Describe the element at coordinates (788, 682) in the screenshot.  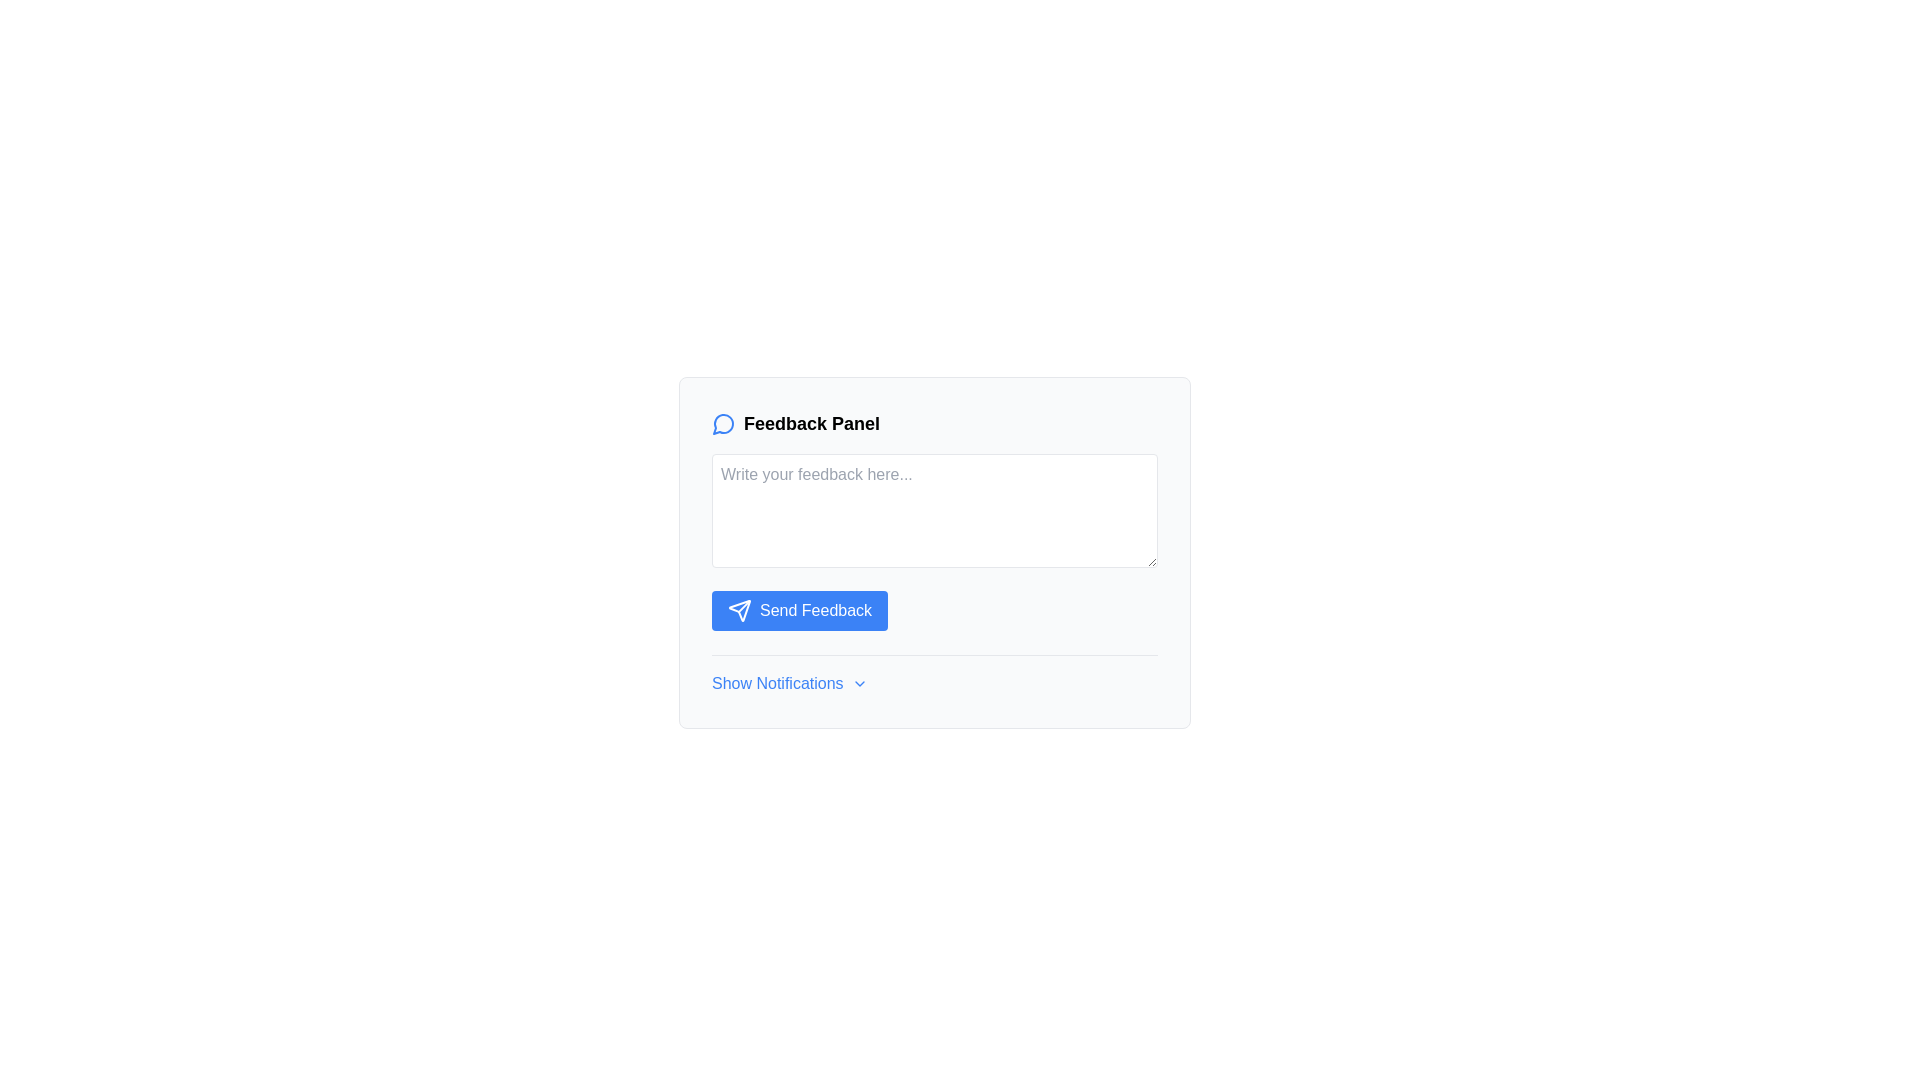
I see `the Dropdown toggle located under the 'Feedback Panel'` at that location.